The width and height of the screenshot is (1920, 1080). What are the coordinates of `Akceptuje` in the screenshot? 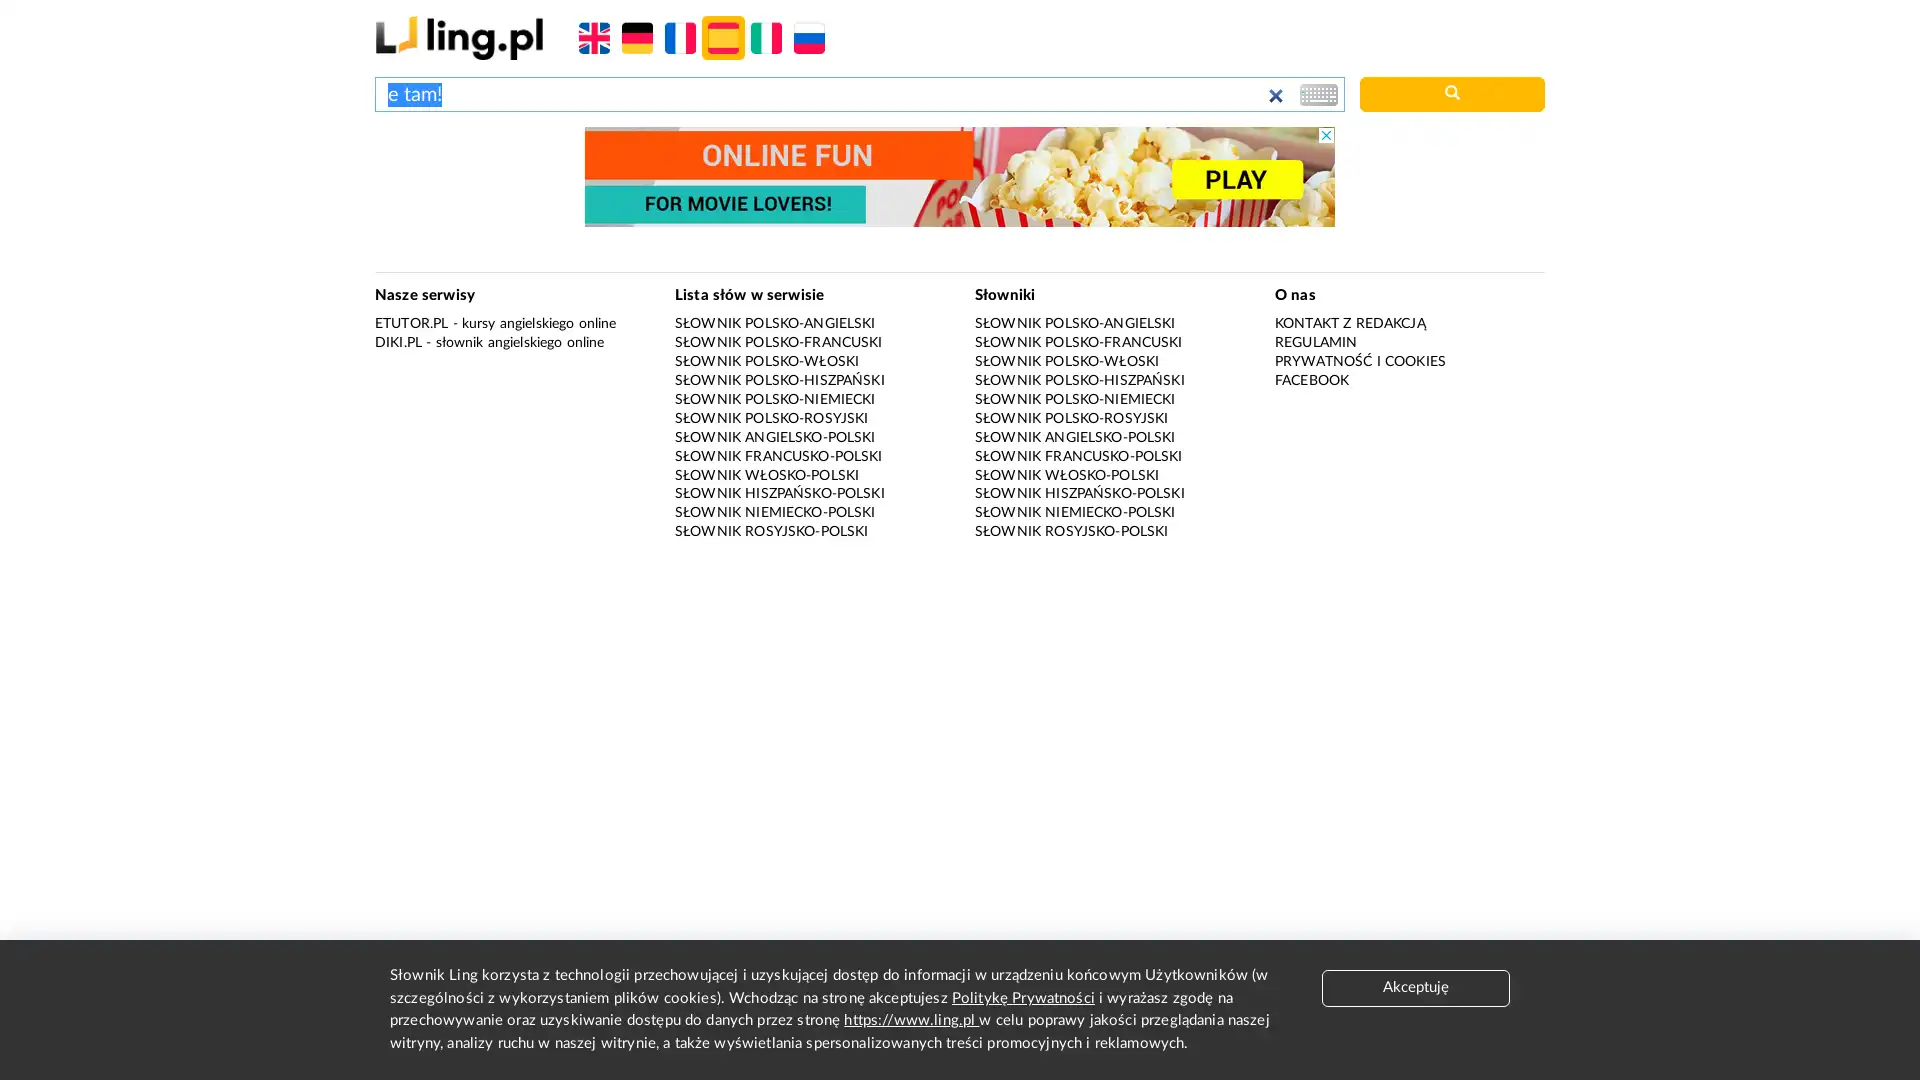 It's located at (1415, 986).